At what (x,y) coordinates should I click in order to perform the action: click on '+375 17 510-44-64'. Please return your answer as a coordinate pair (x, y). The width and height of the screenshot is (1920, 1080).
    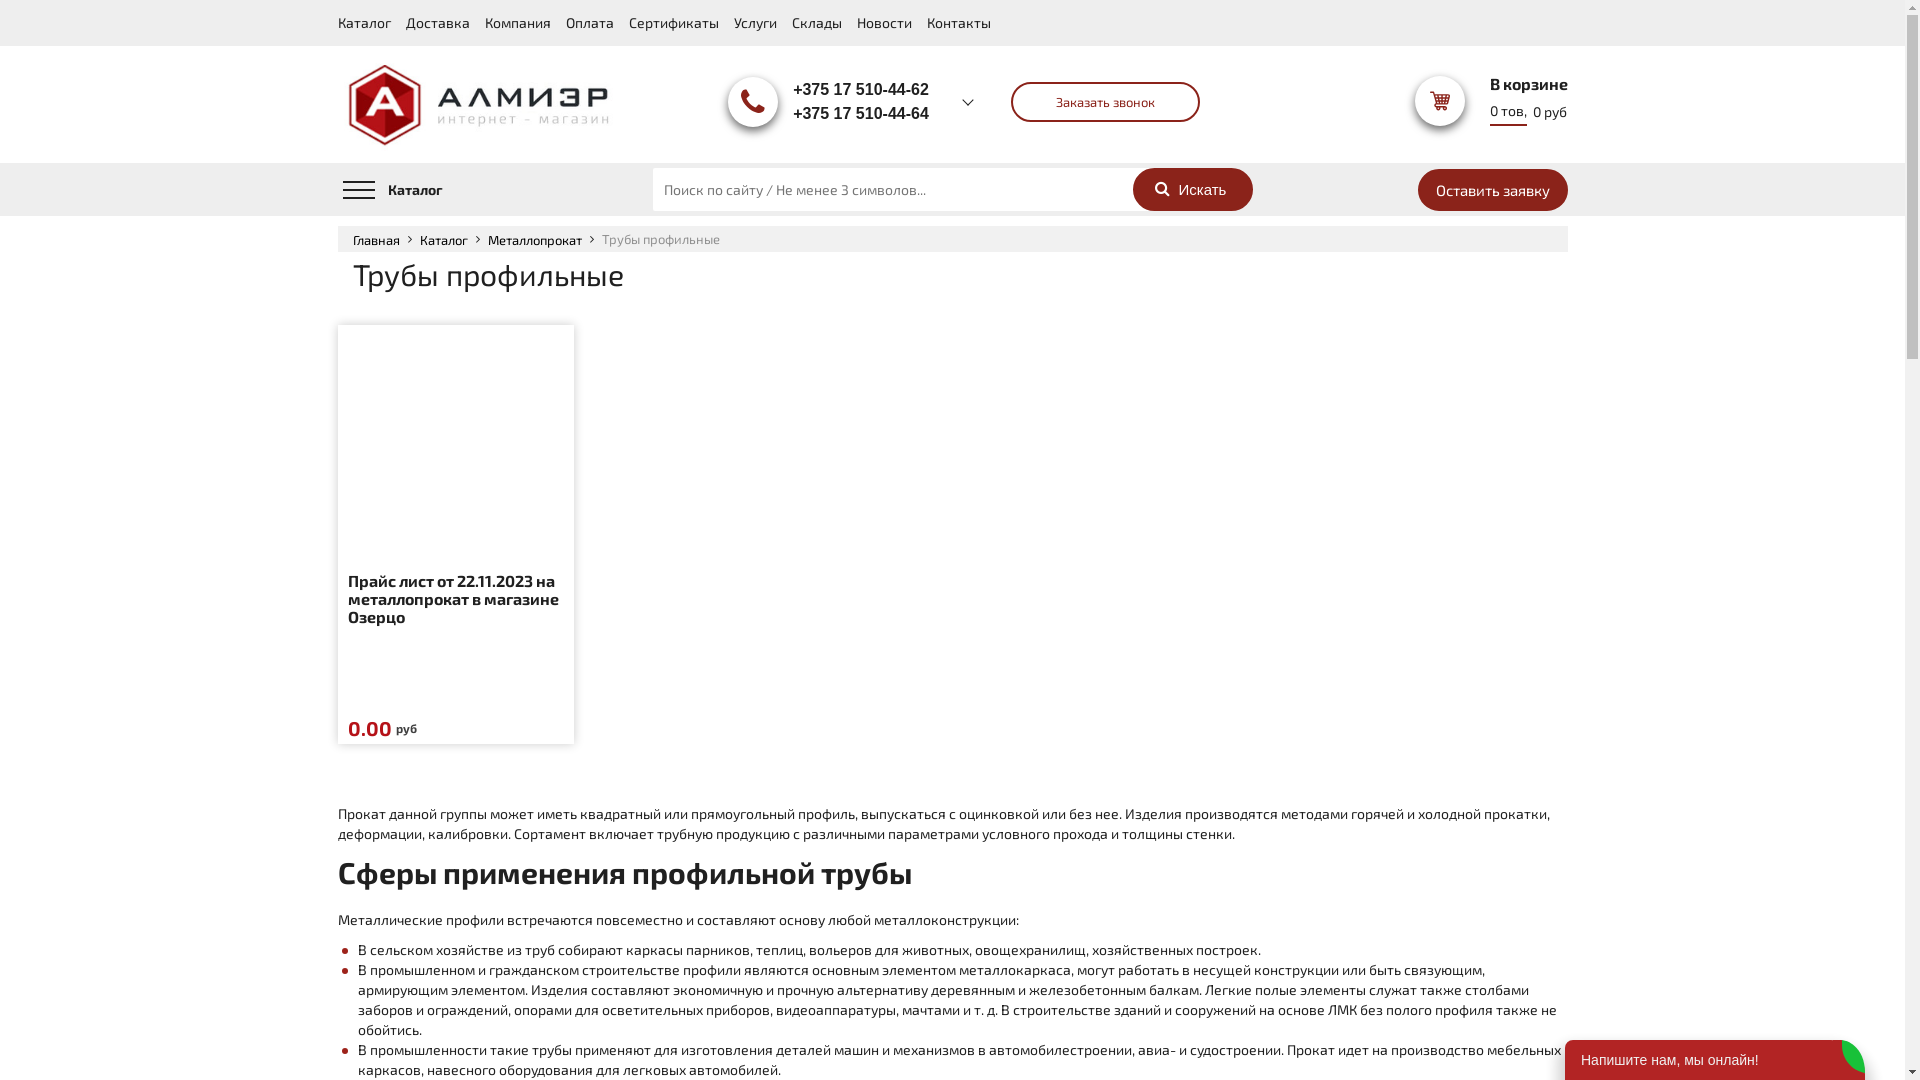
    Looking at the image, I should click on (860, 112).